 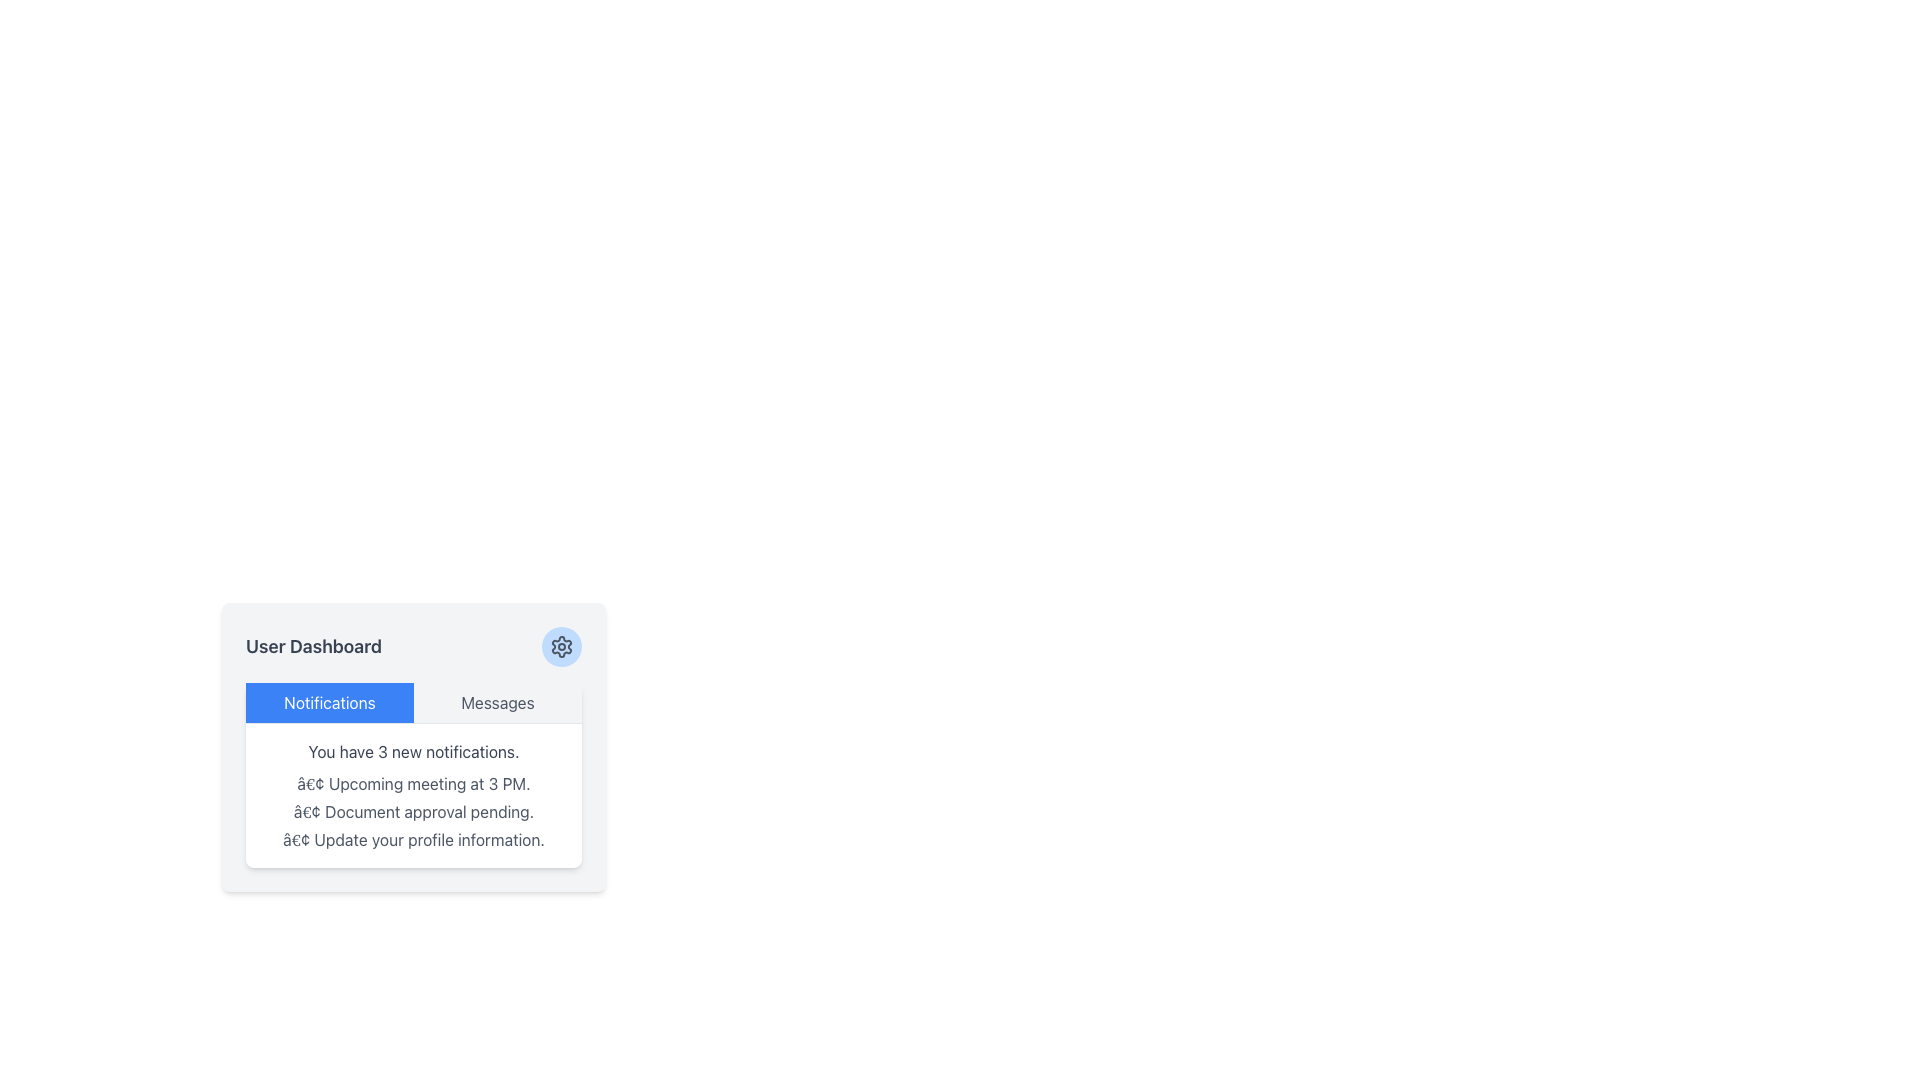 I want to click on the text content element displaying '• Document approval pending.' located in the notification section of the User Dashboard, which is styled in gray and is the second item in a bulleted list, so click(x=412, y=812).